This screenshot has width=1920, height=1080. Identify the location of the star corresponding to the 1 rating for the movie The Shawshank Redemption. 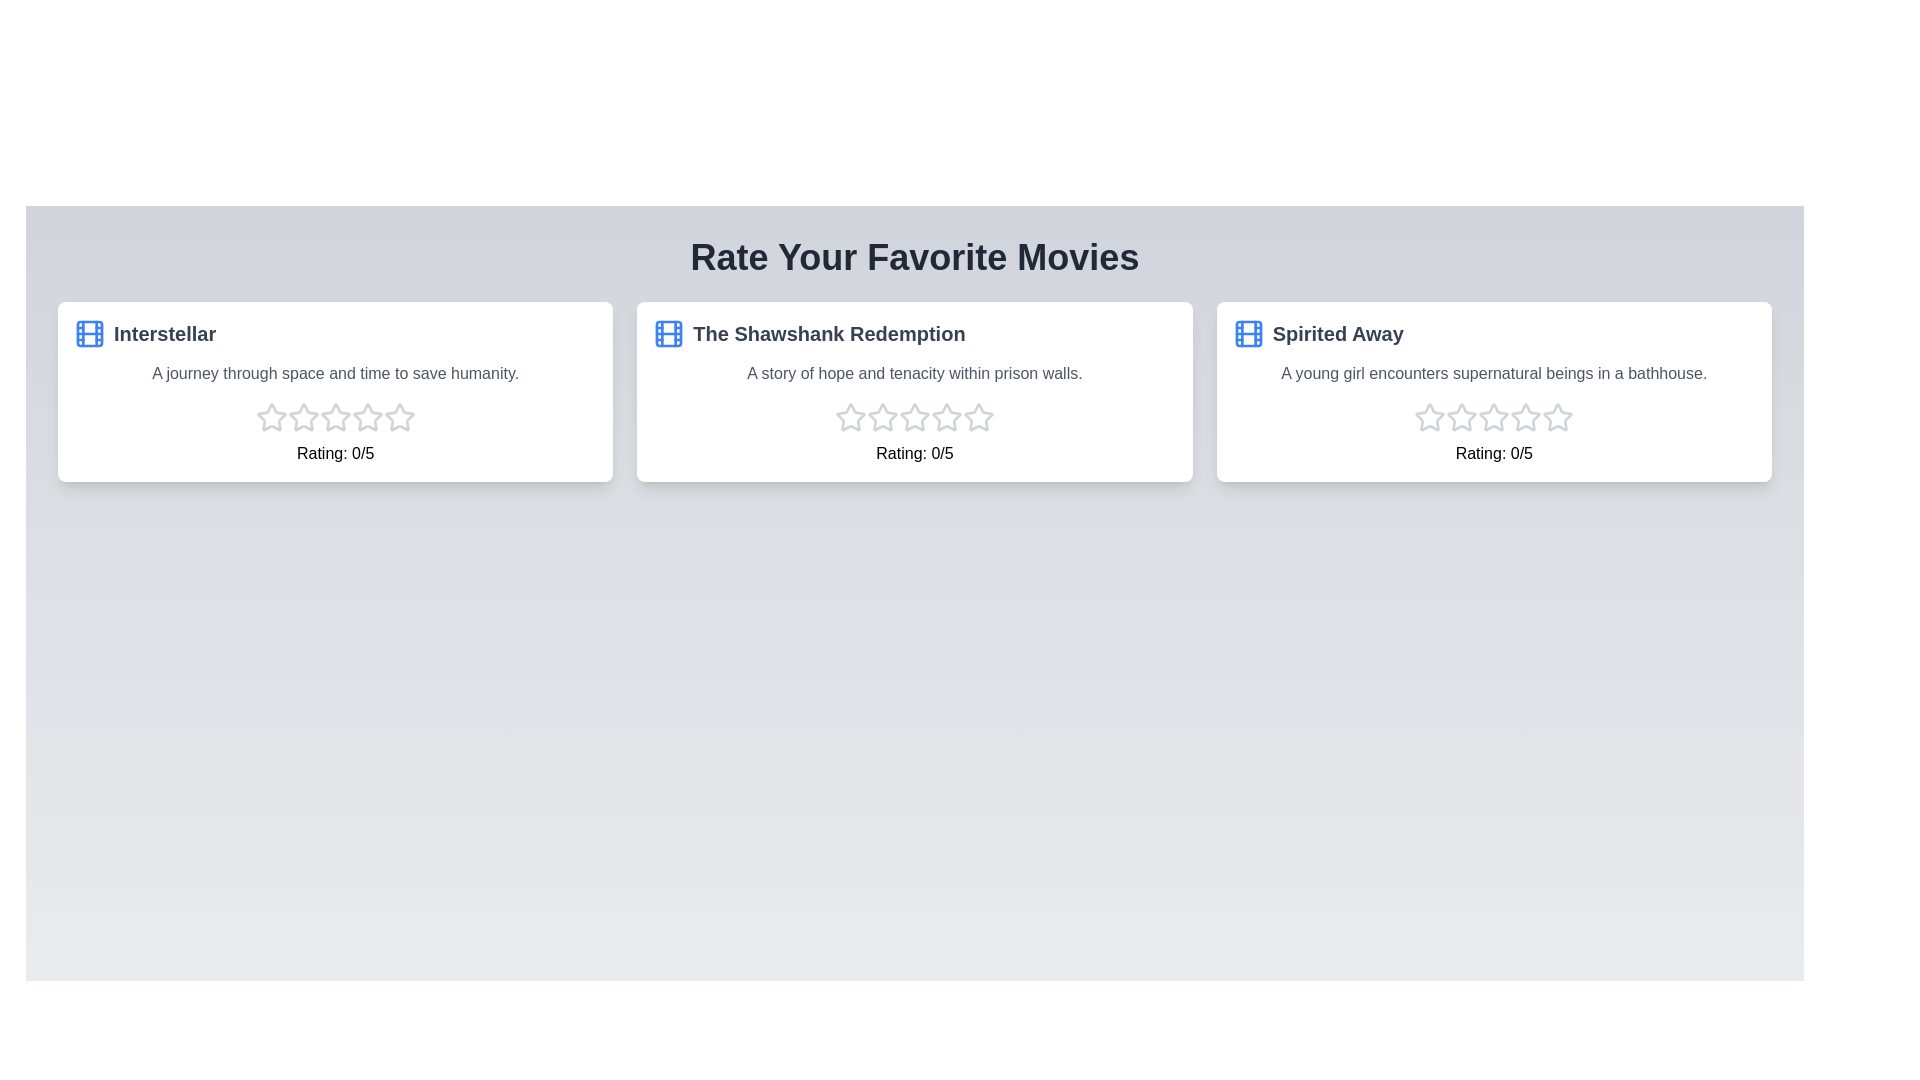
(850, 416).